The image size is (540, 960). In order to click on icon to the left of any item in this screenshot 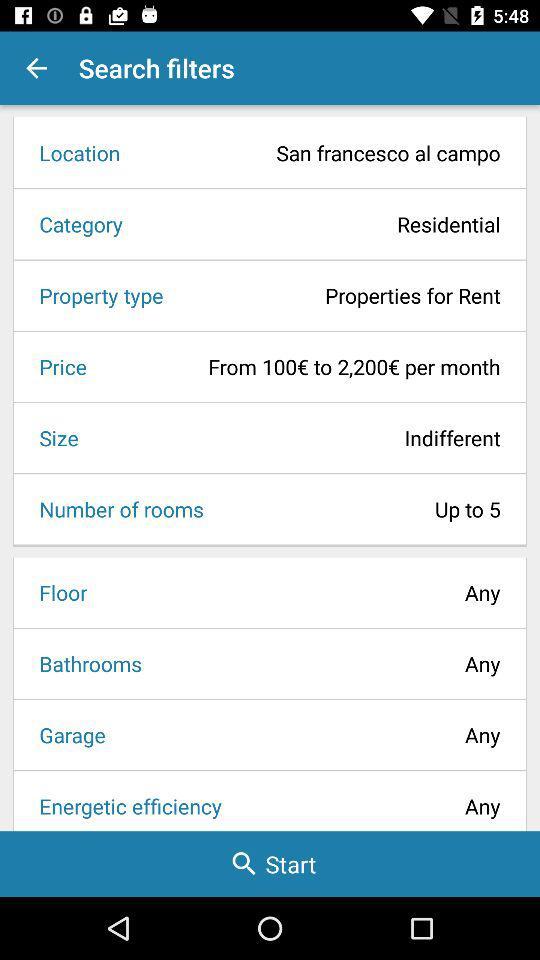, I will do `click(83, 663)`.